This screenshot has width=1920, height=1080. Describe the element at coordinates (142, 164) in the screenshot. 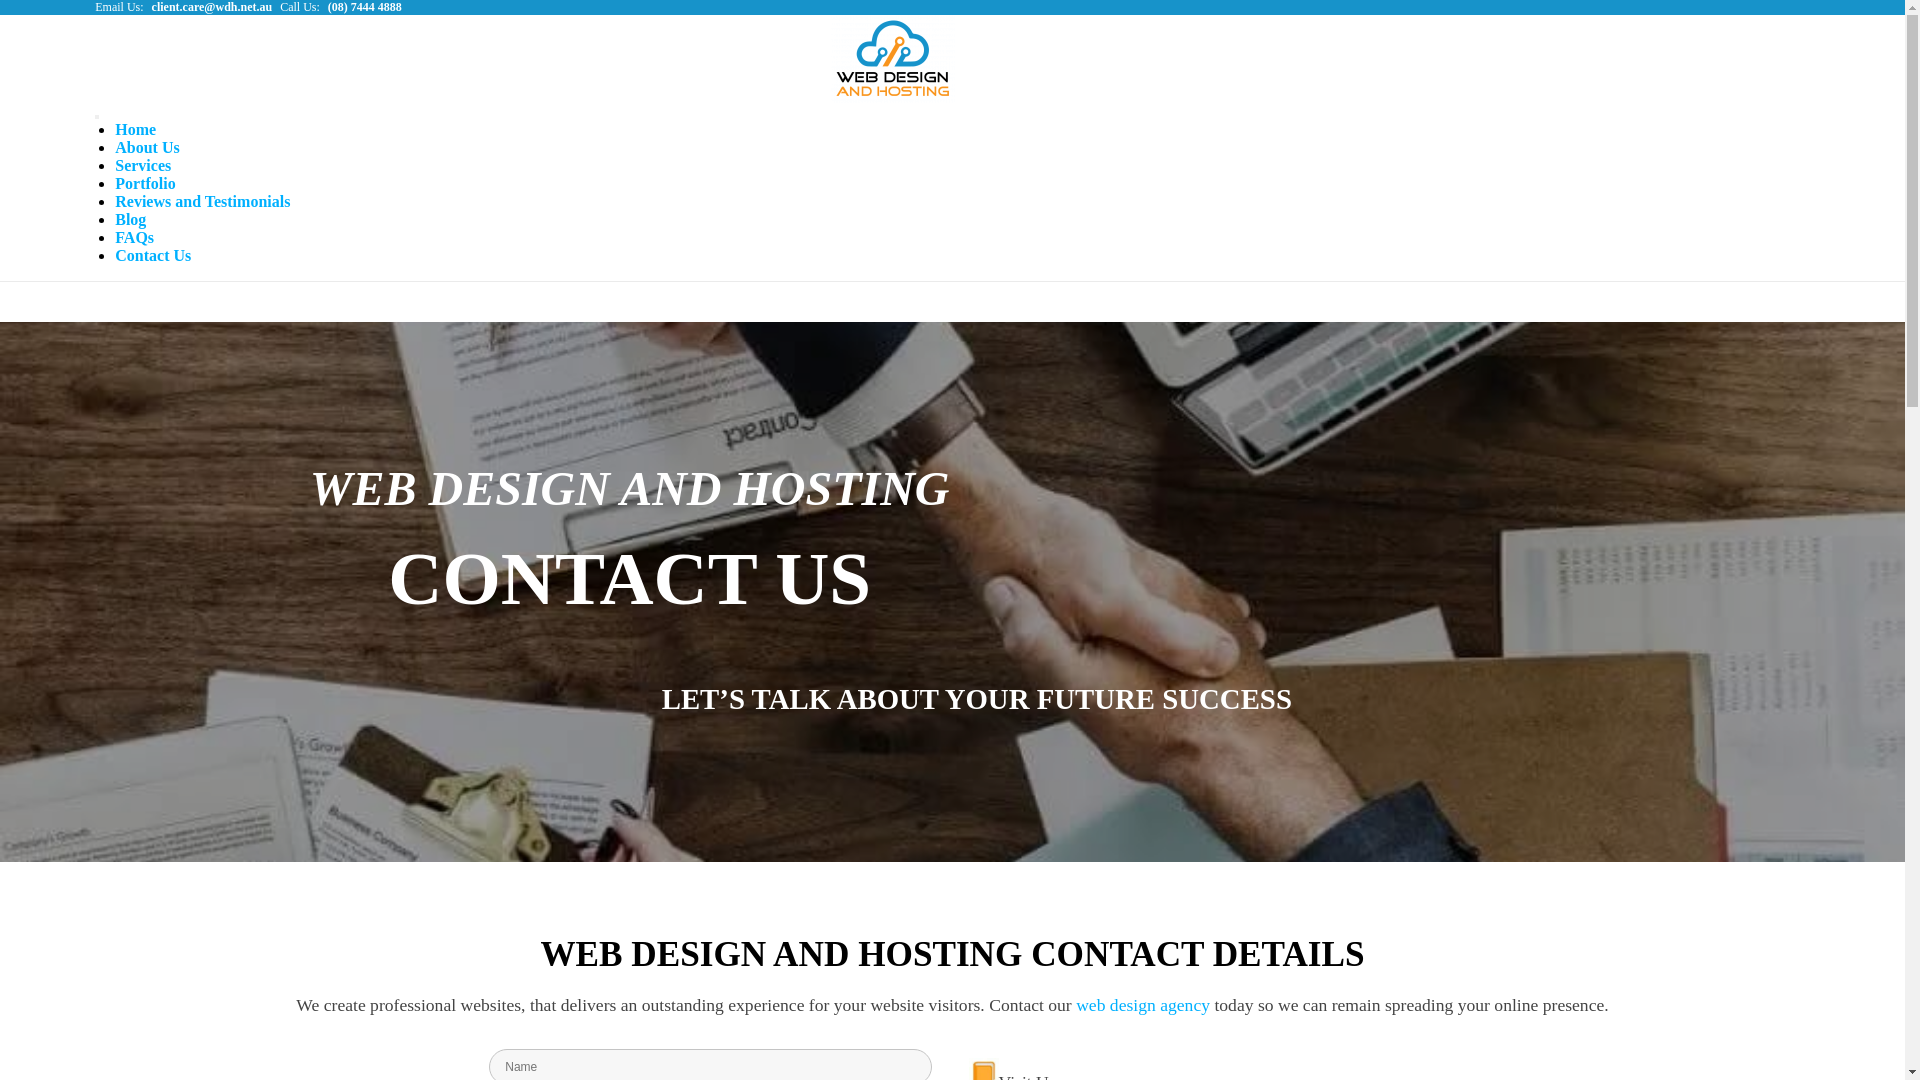

I see `'Services'` at that location.